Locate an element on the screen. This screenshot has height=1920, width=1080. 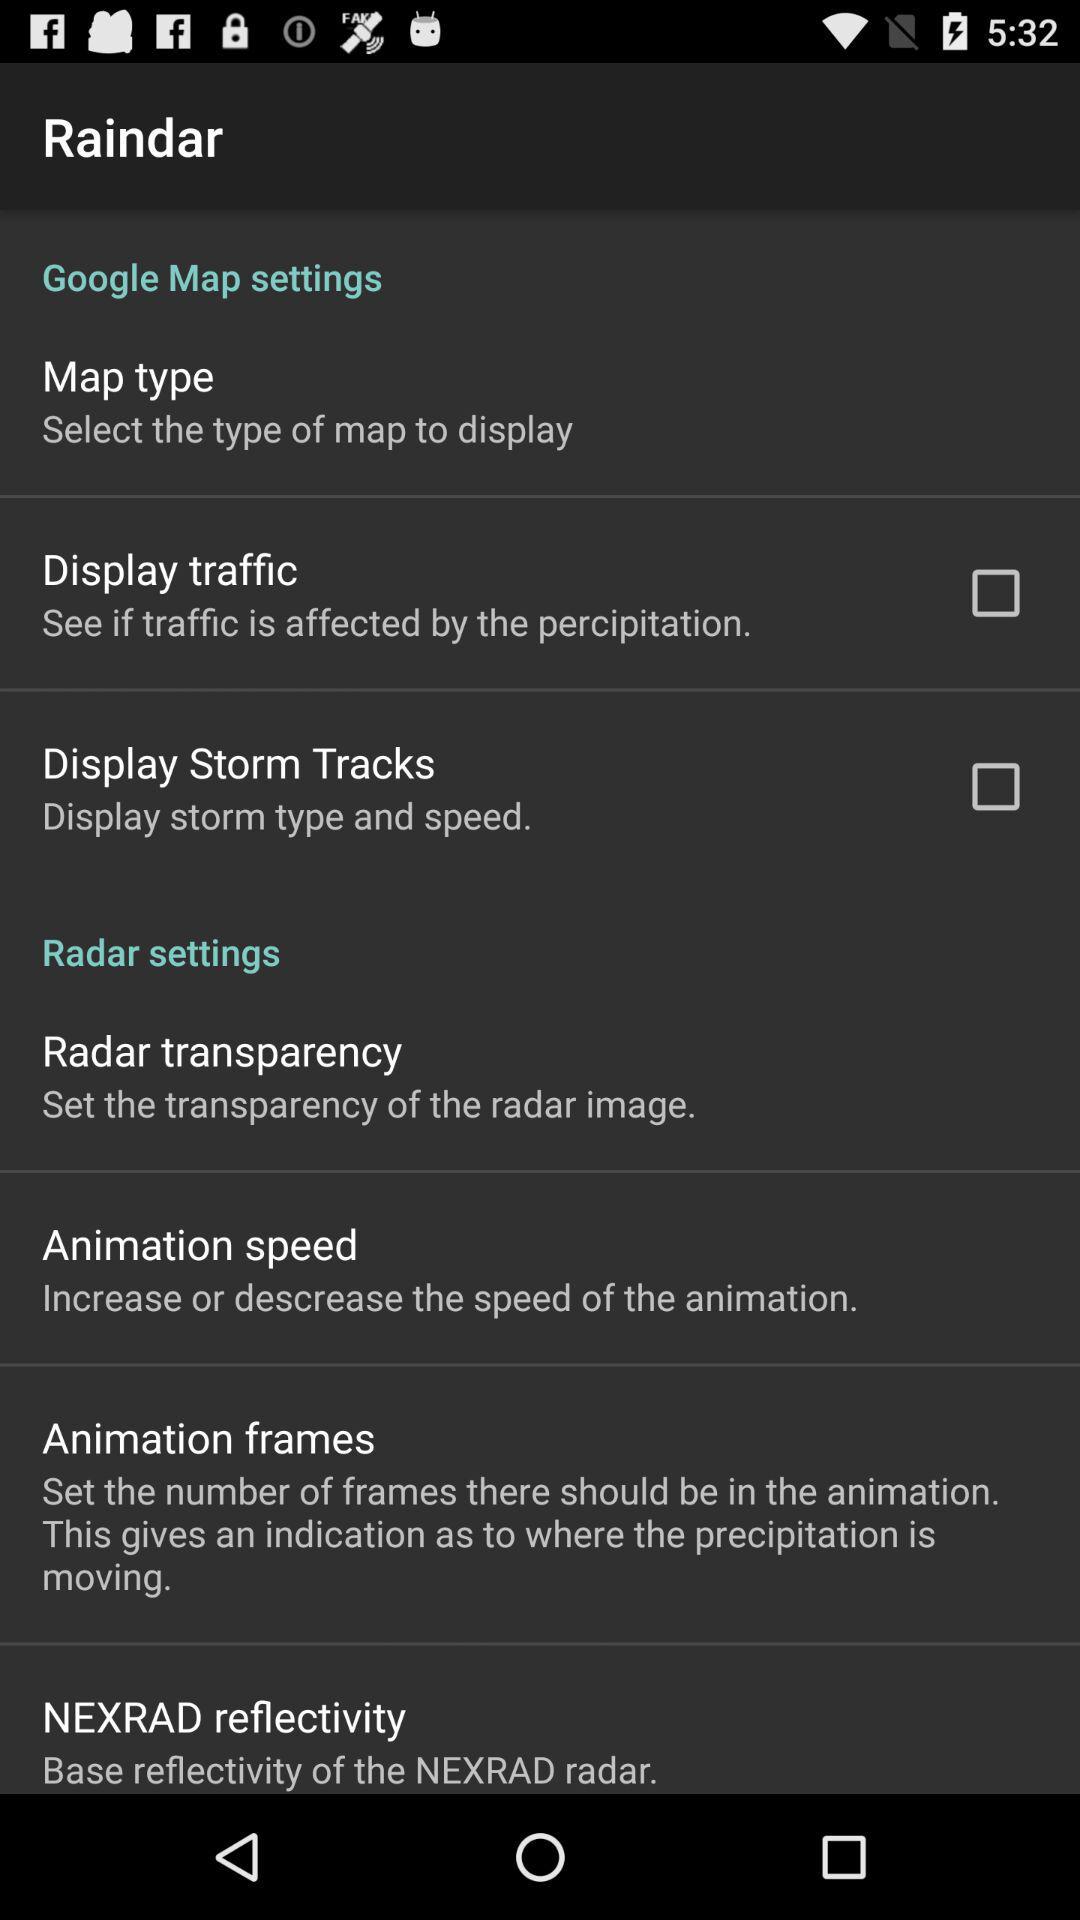
the item below nexrad reflectivity app is located at coordinates (349, 1769).